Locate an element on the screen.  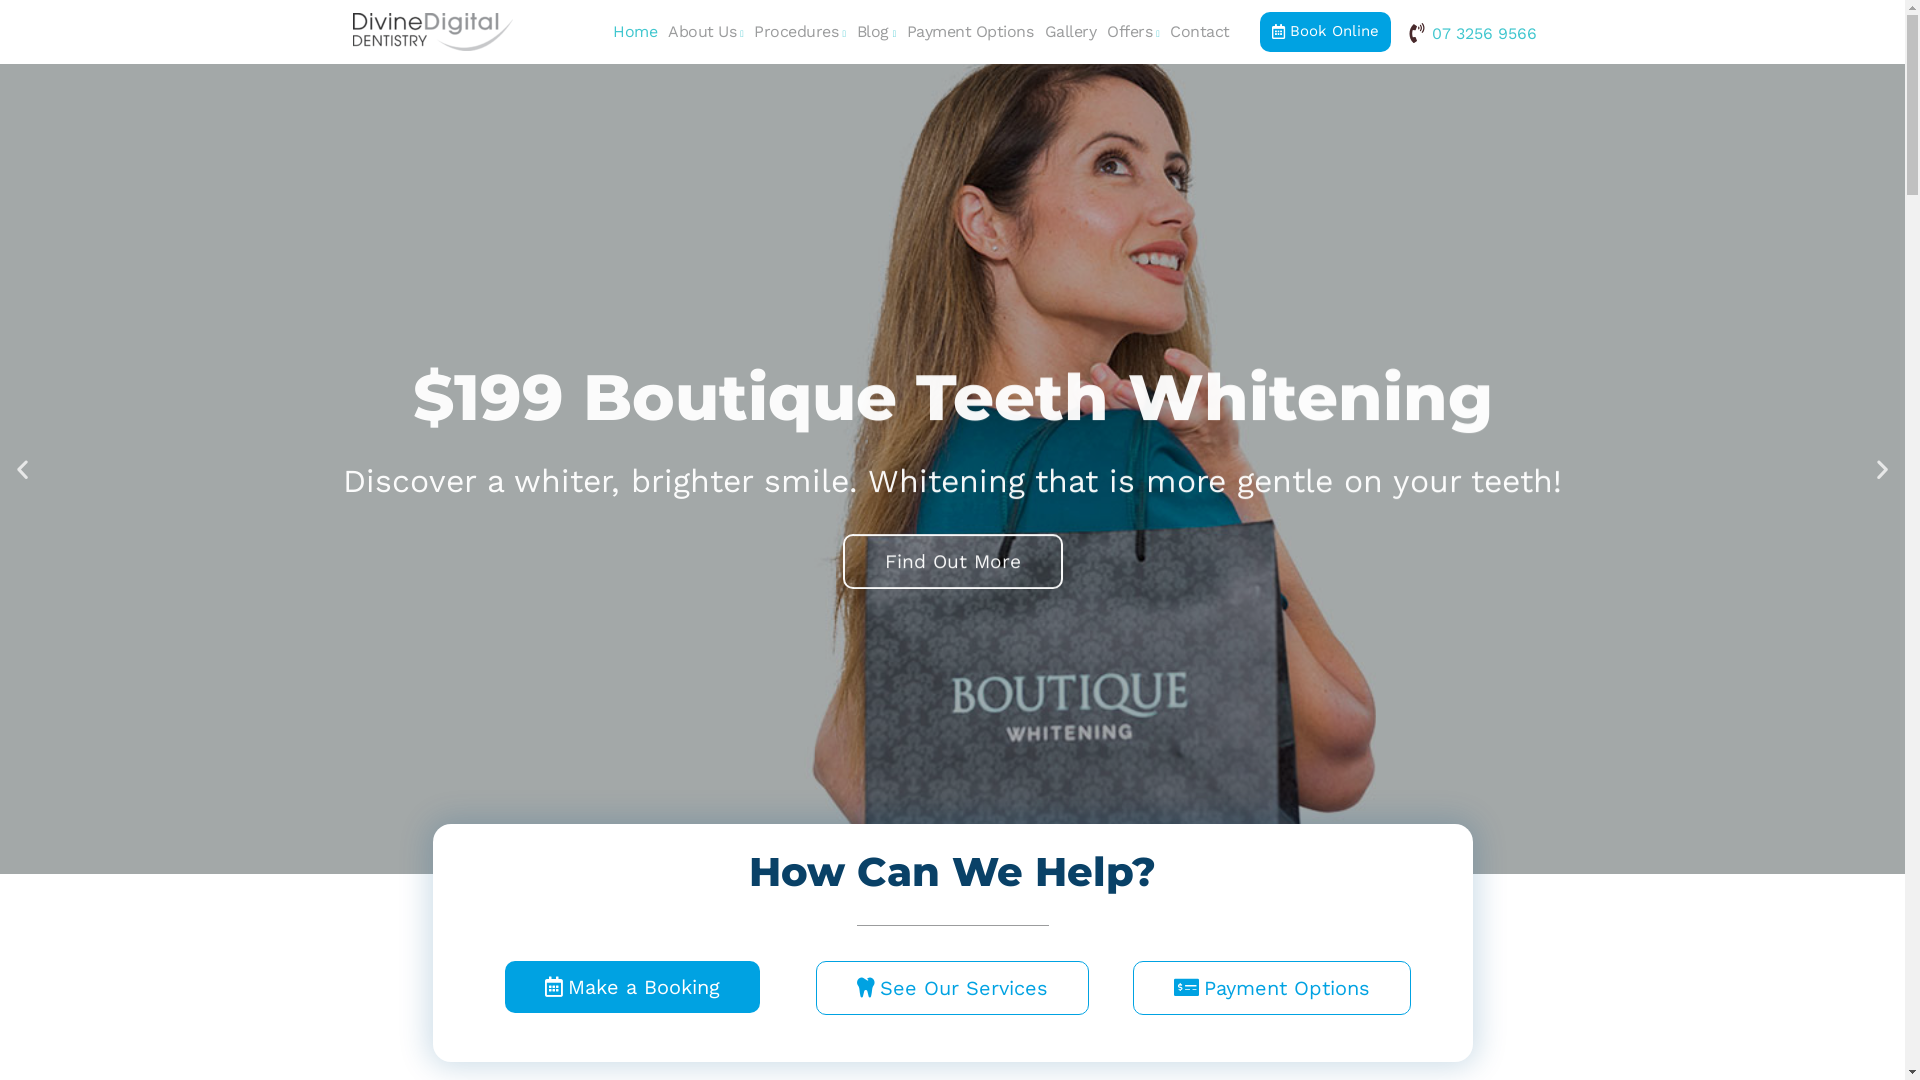
'About Us' is located at coordinates (705, 31).